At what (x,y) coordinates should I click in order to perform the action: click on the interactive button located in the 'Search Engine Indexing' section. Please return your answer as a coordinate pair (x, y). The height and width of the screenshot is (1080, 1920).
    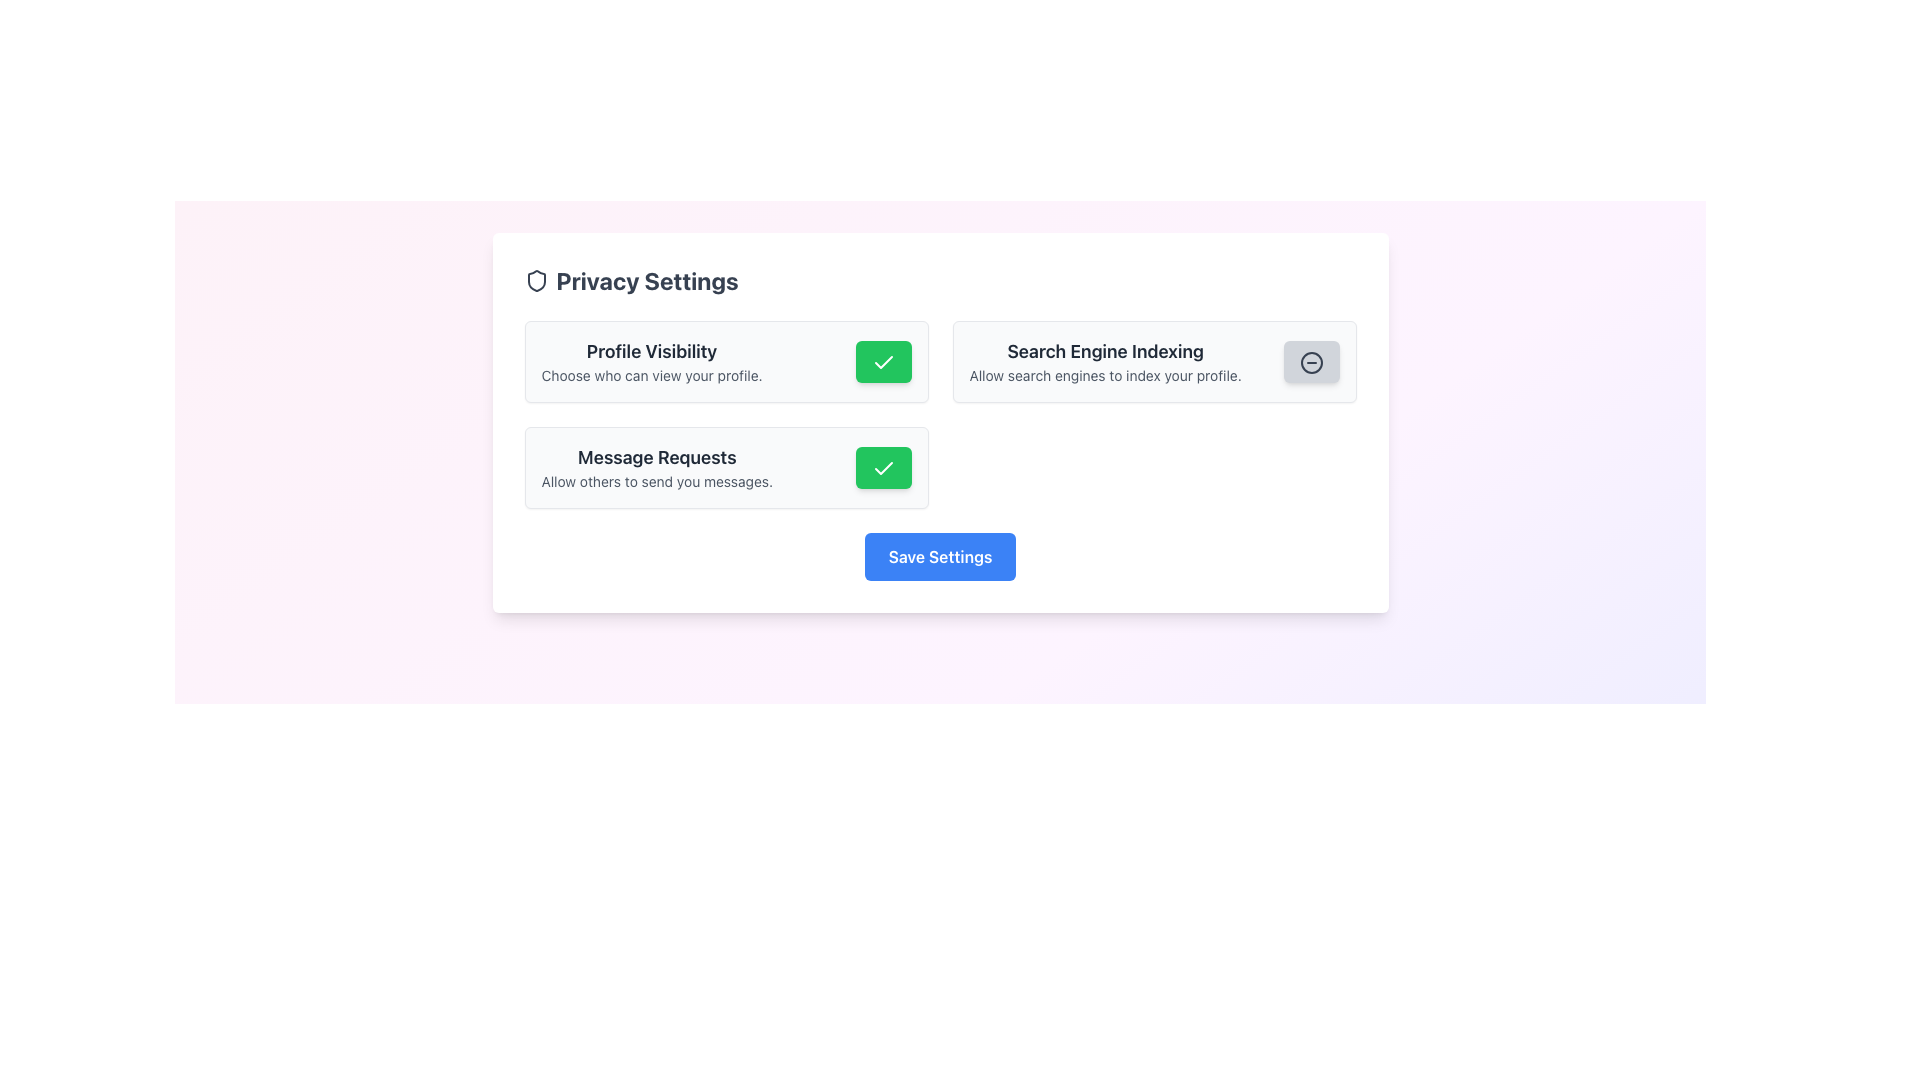
    Looking at the image, I should click on (1311, 362).